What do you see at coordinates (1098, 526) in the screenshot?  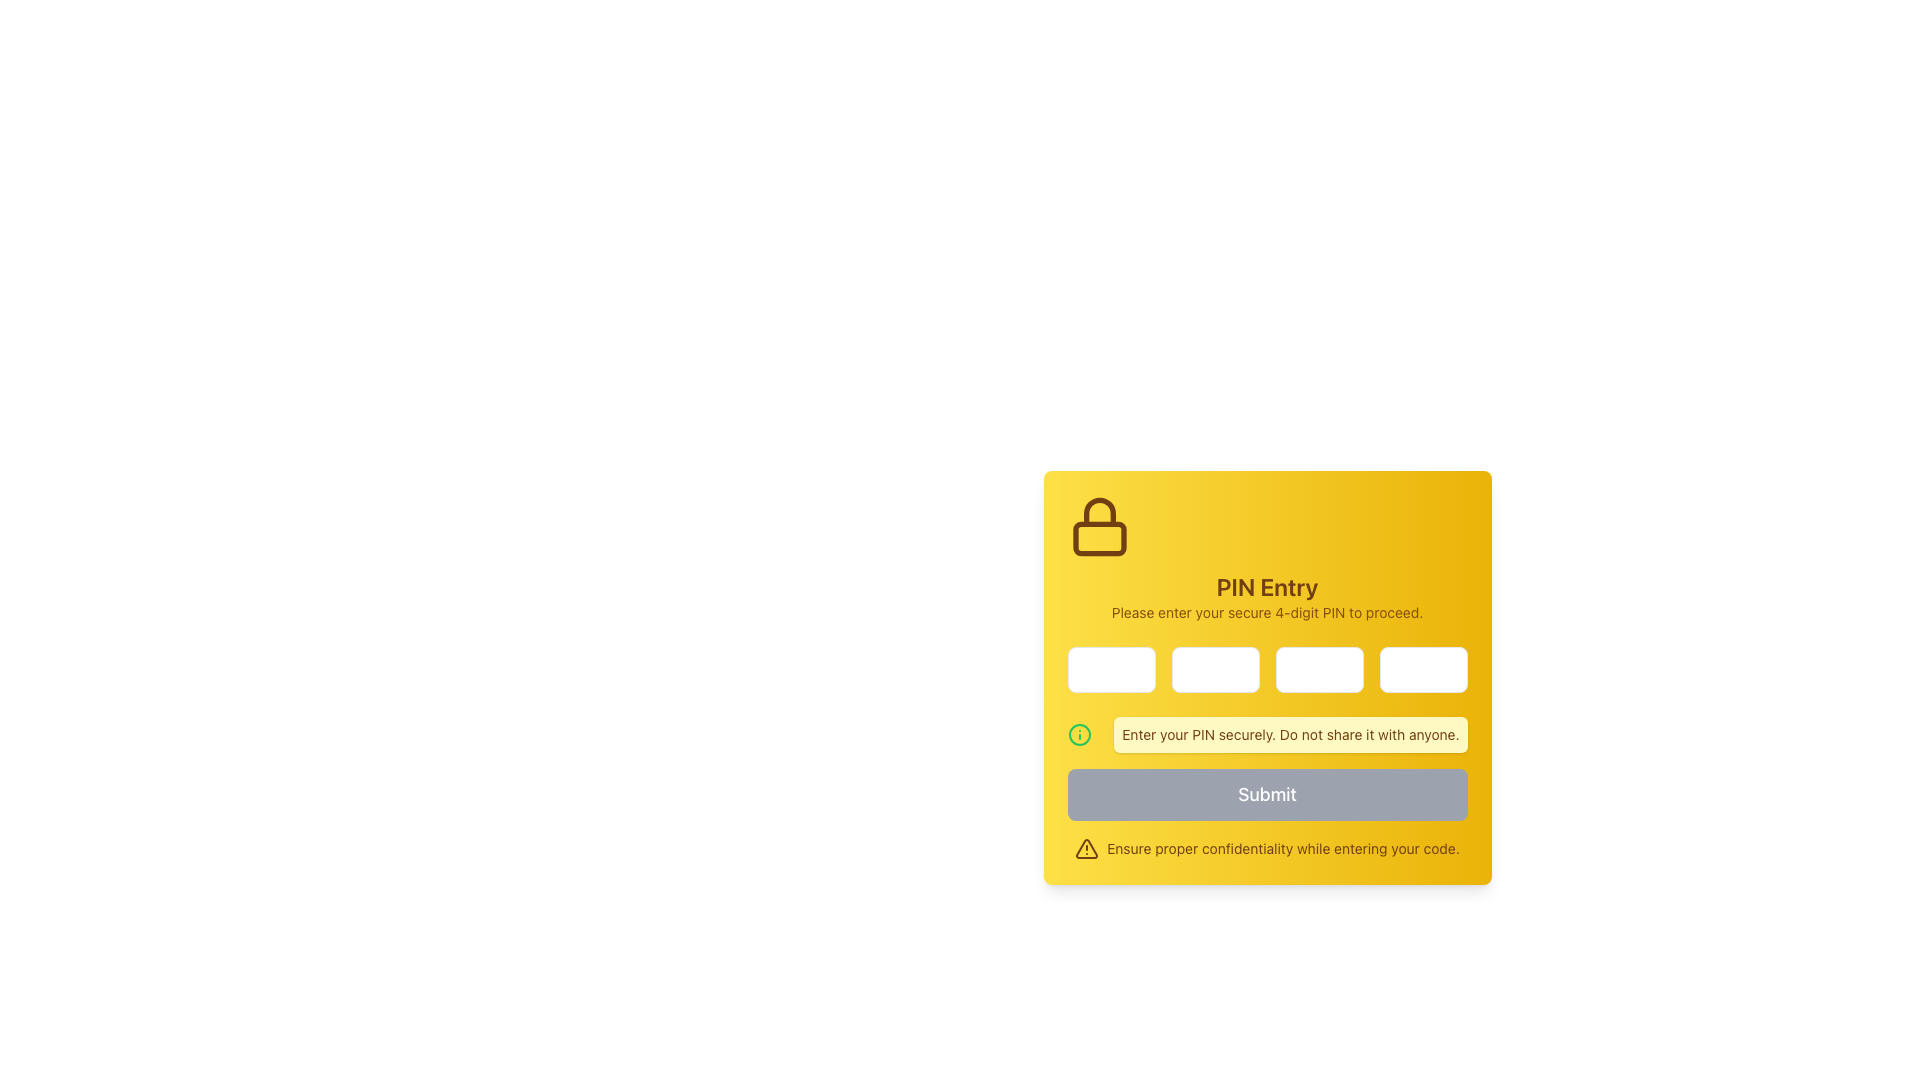 I see `the decorative lock icon located in the top-left corner of the yellow card in the PIN entry section, which is positioned above the 'PIN Entry' text` at bounding box center [1098, 526].